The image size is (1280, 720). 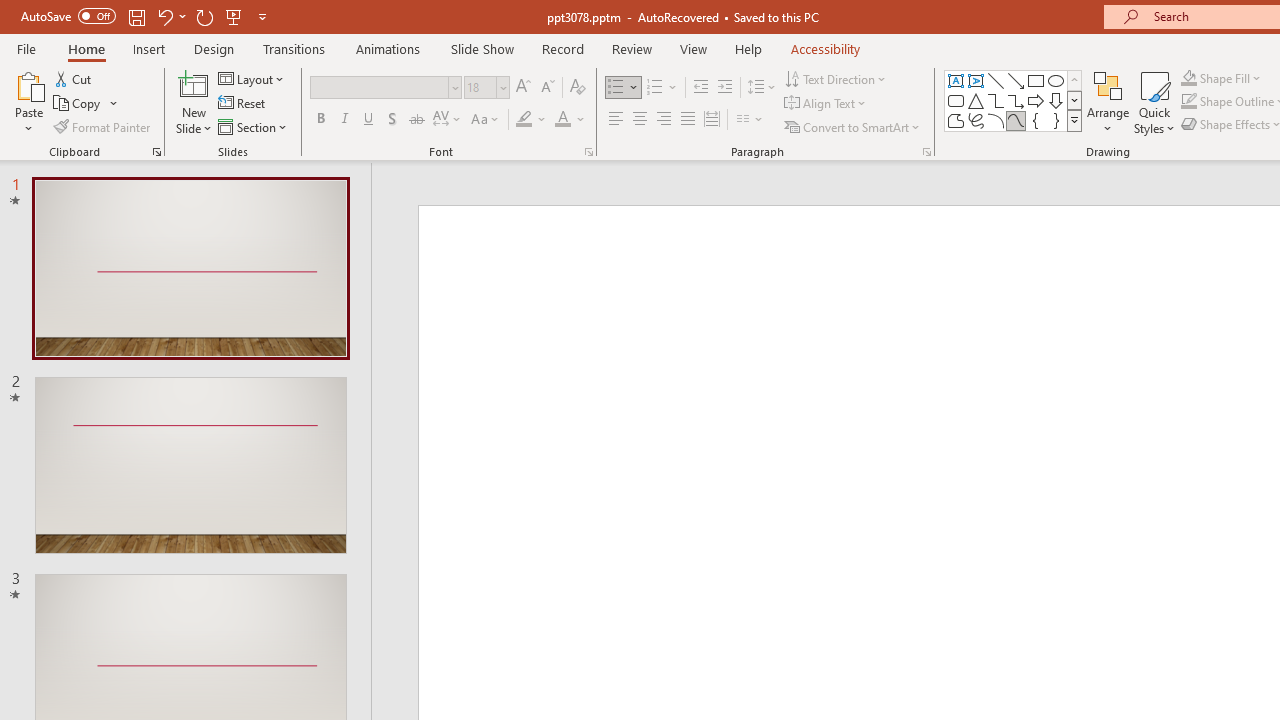 What do you see at coordinates (531, 119) in the screenshot?
I see `'Text Highlight Color'` at bounding box center [531, 119].